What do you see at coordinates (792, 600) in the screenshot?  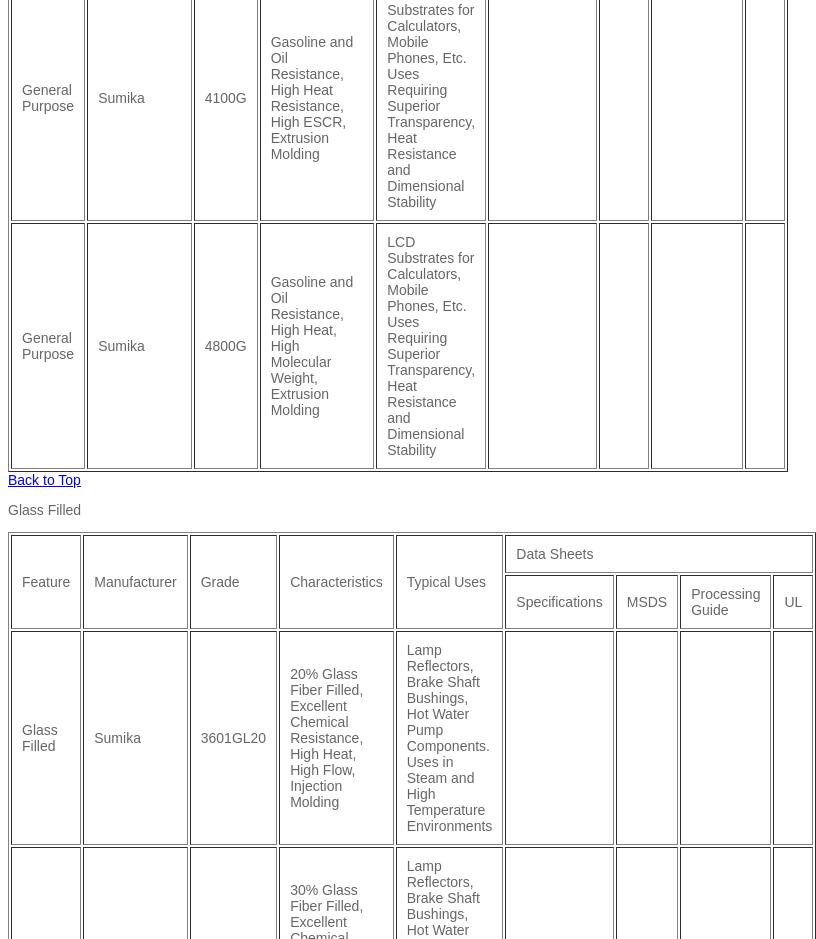 I see `'UL'` at bounding box center [792, 600].